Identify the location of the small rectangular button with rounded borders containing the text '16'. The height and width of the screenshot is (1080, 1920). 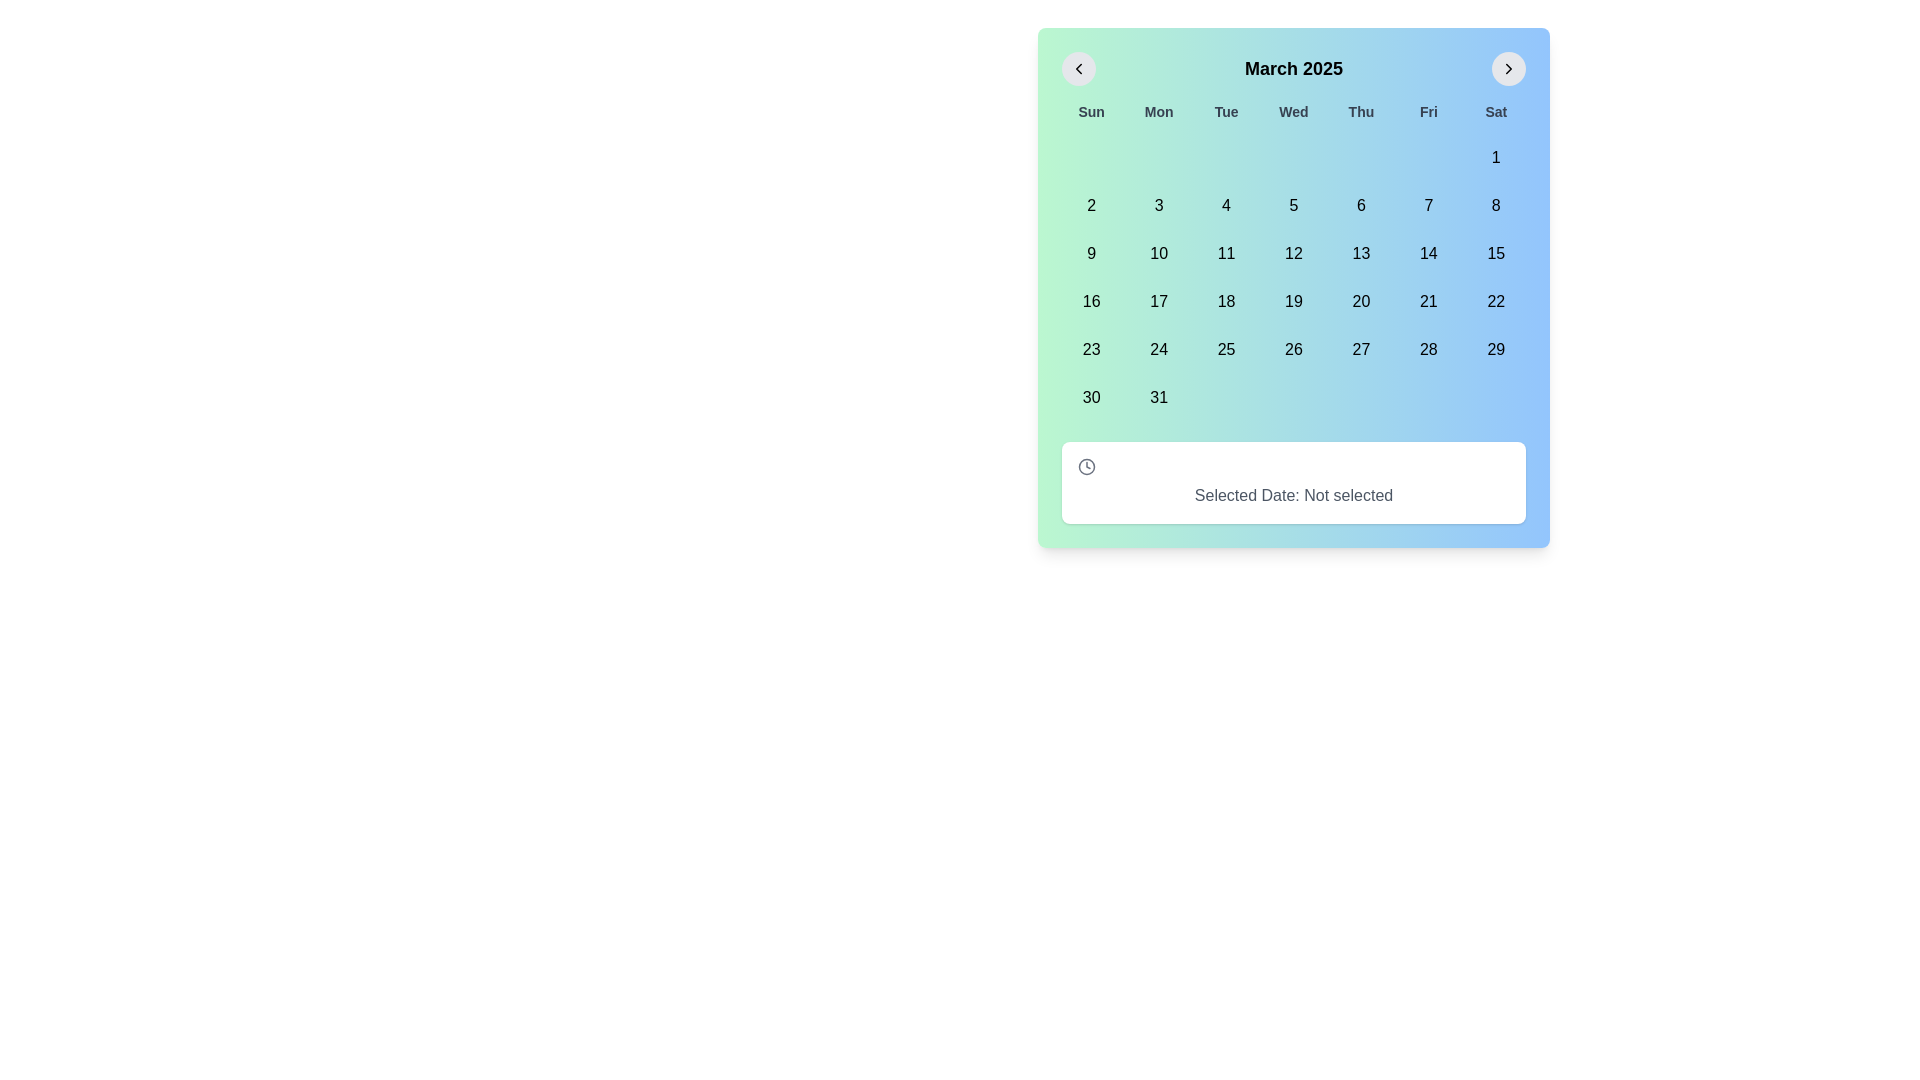
(1090, 301).